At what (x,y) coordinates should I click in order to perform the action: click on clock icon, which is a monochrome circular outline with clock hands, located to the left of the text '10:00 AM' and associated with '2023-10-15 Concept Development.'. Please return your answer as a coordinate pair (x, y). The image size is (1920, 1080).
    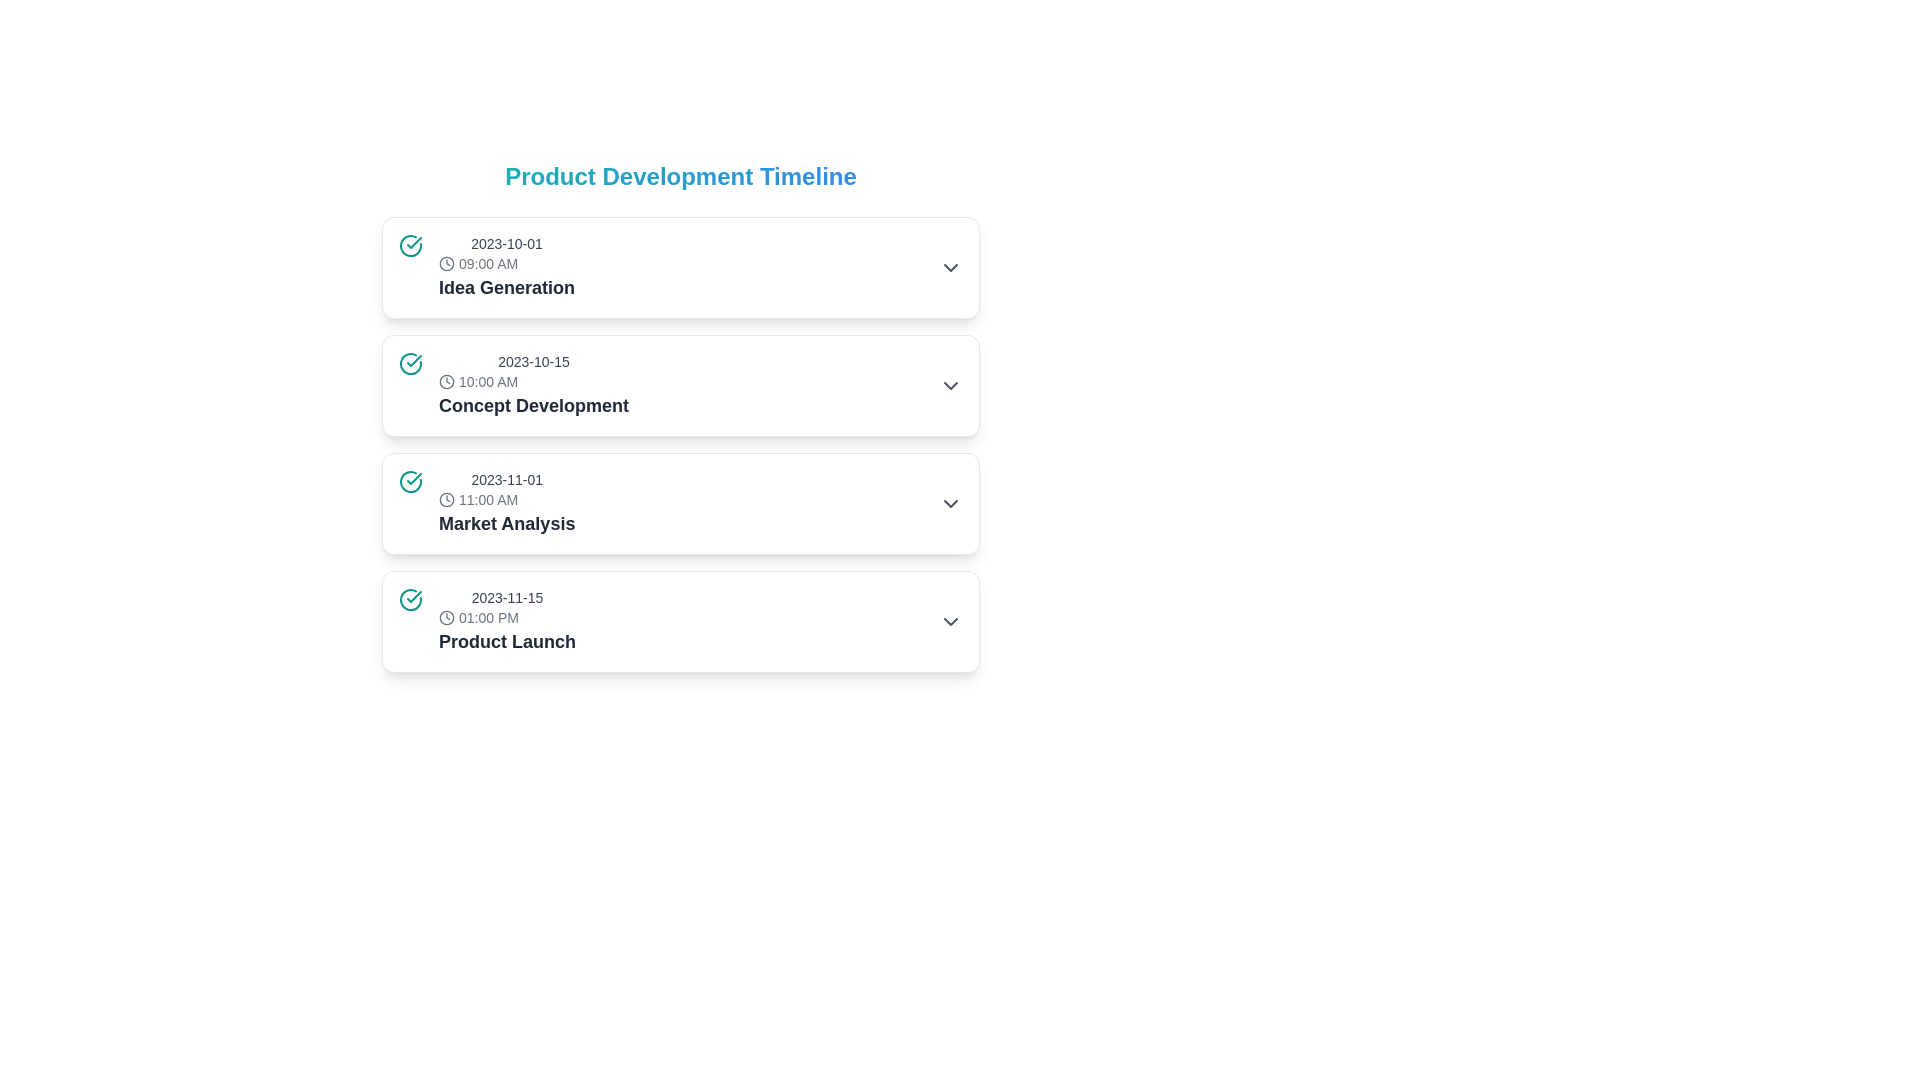
    Looking at the image, I should click on (445, 381).